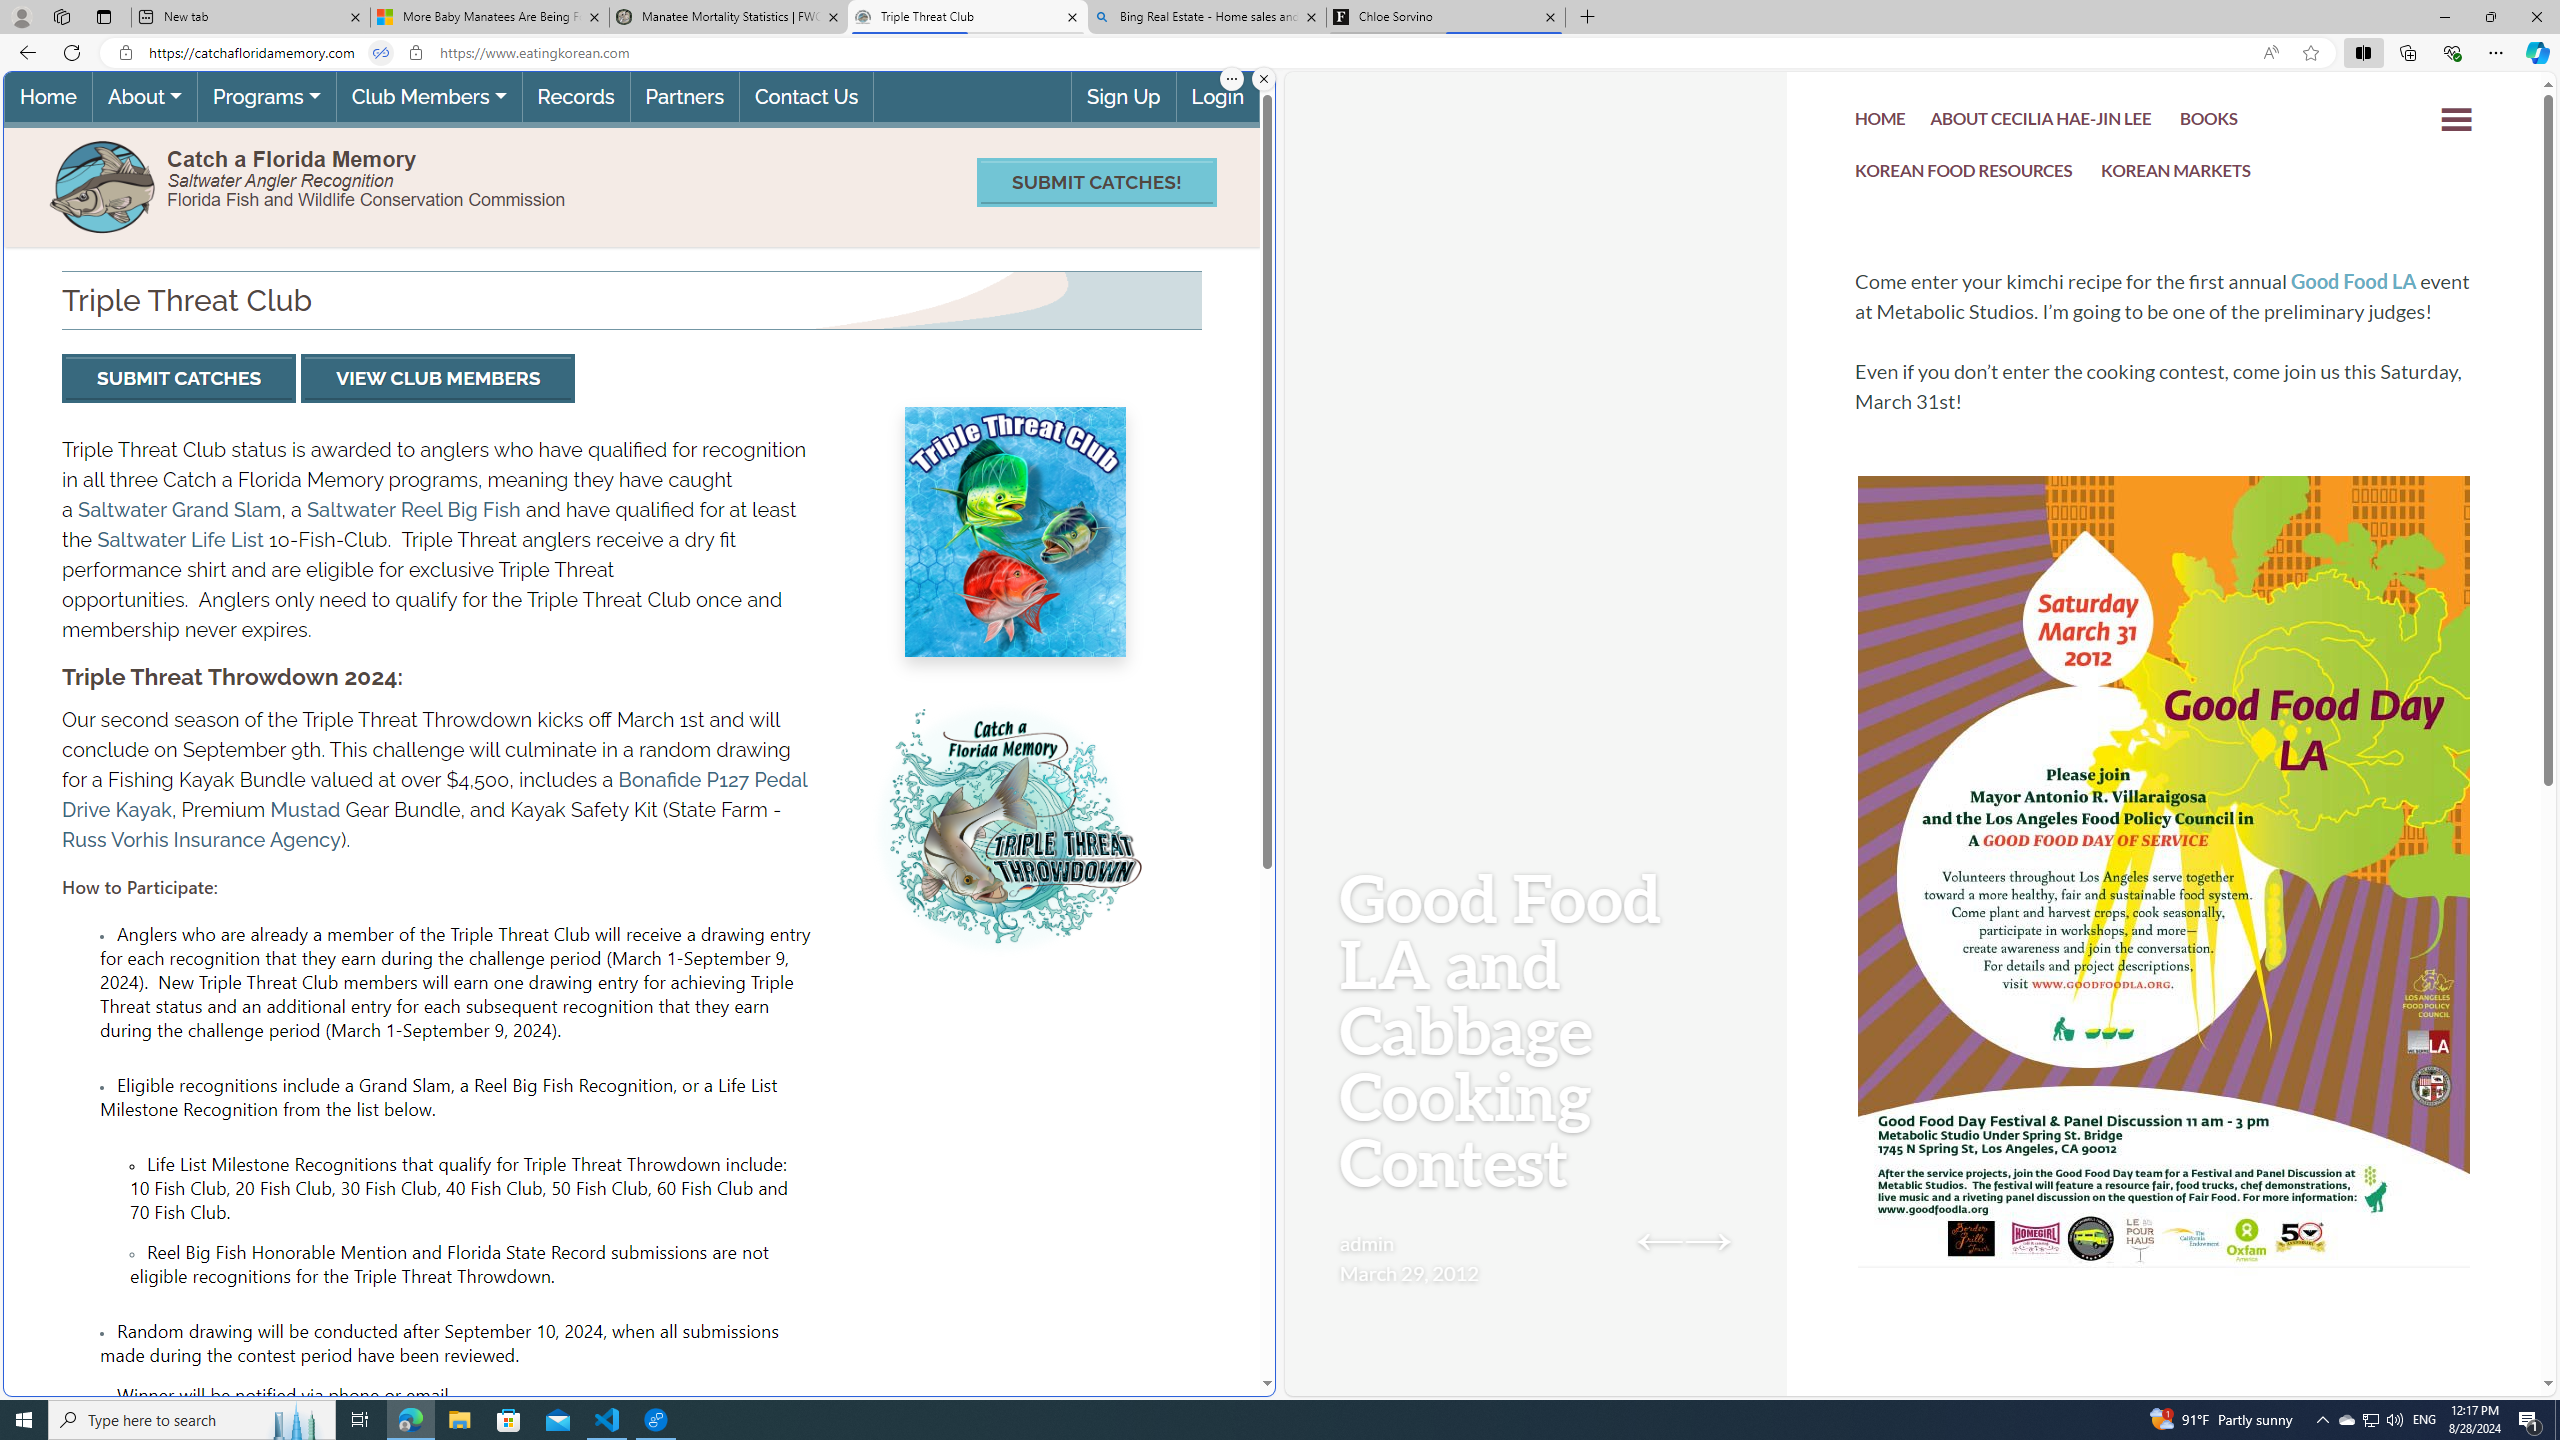 Image resolution: width=2560 pixels, height=1440 pixels. Describe the element at coordinates (20, 16) in the screenshot. I see `'Personal Profile'` at that location.